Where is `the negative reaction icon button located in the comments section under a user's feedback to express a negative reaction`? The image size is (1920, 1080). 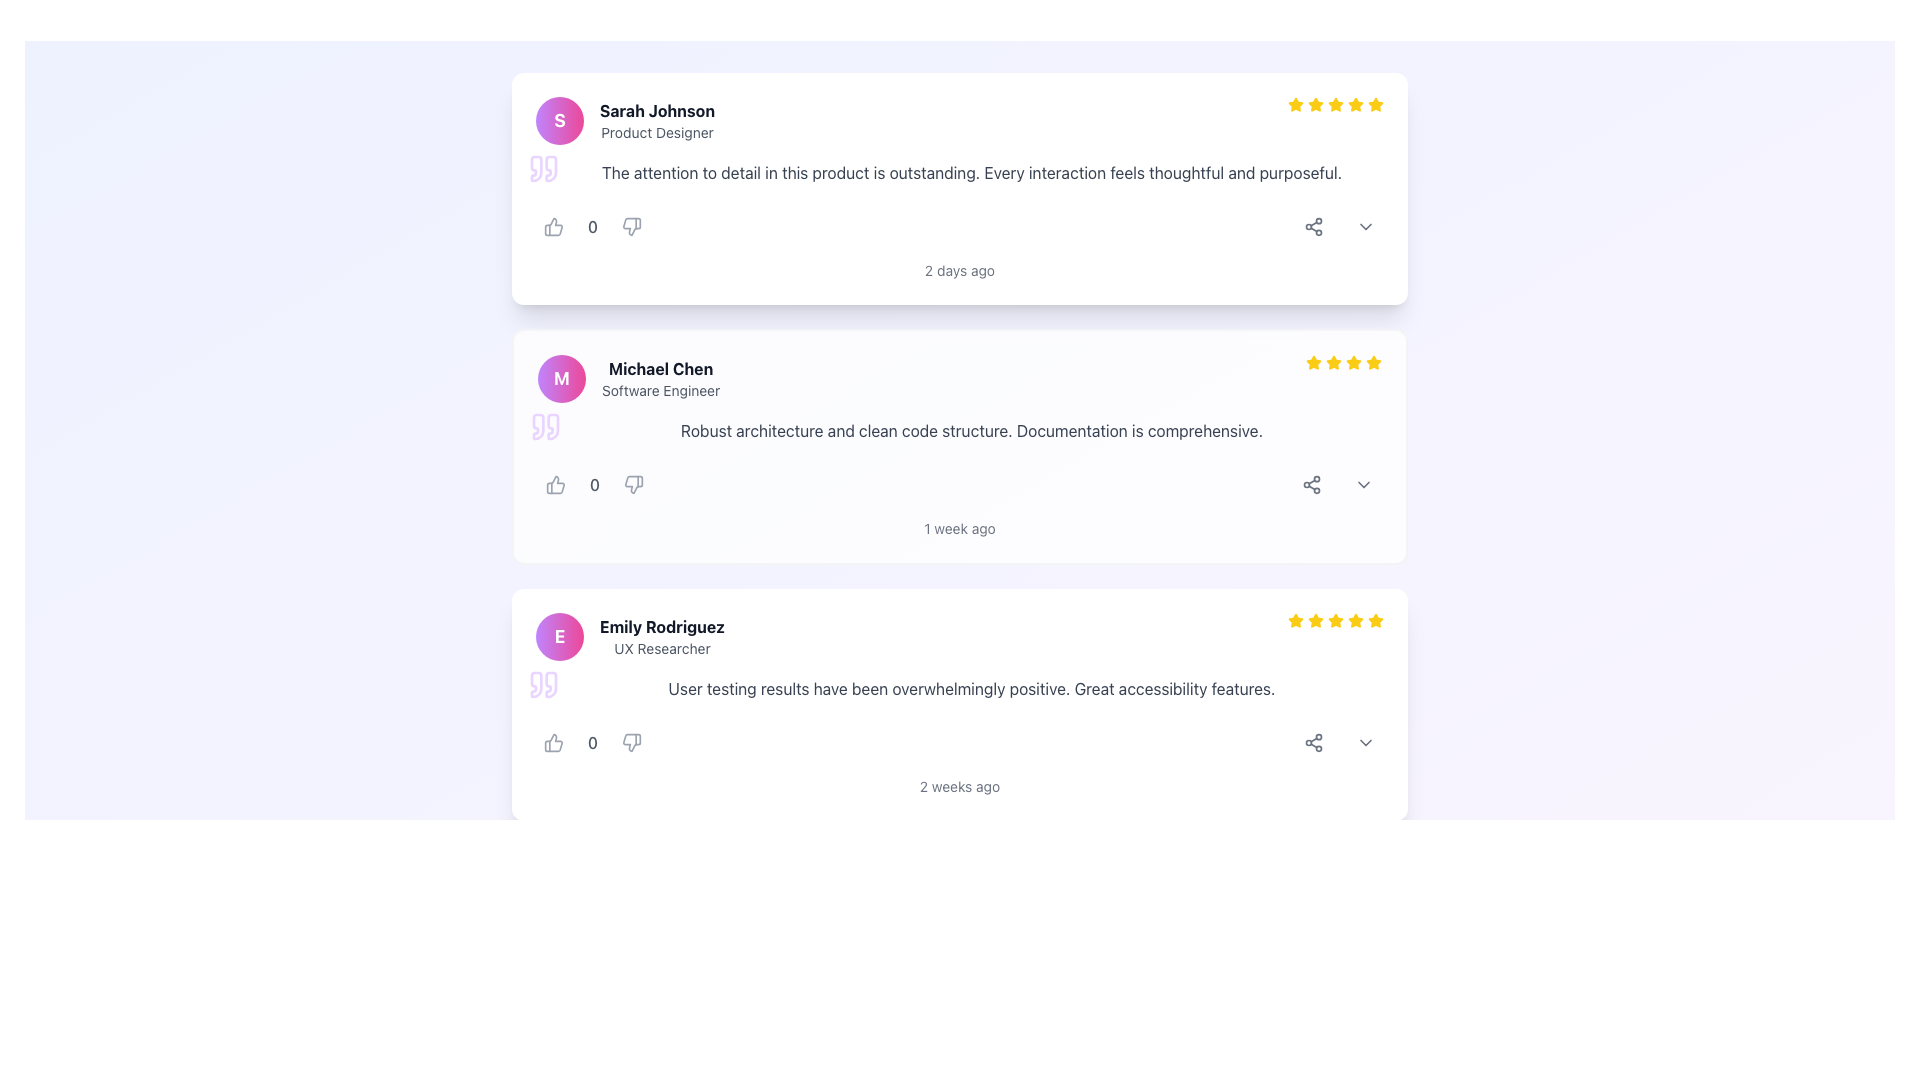
the negative reaction icon button located in the comments section under a user's feedback to express a negative reaction is located at coordinates (631, 226).